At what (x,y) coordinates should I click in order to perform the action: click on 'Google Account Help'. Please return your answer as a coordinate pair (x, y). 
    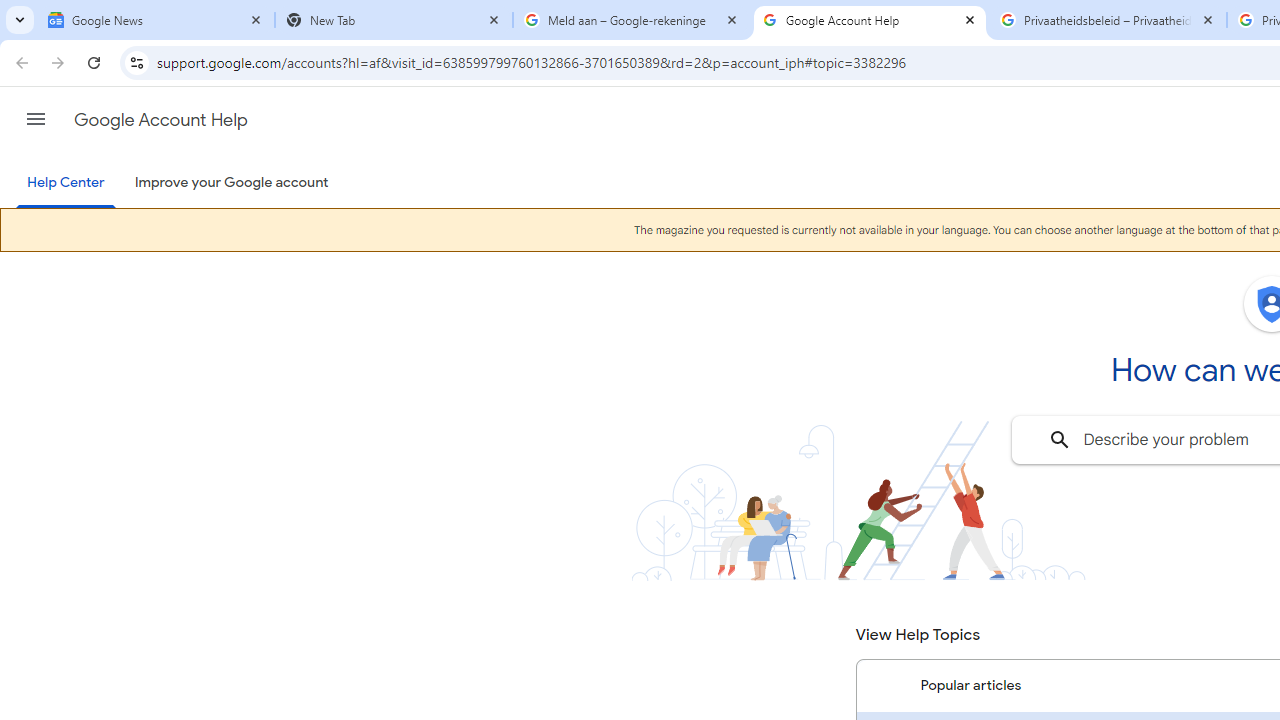
    Looking at the image, I should click on (870, 20).